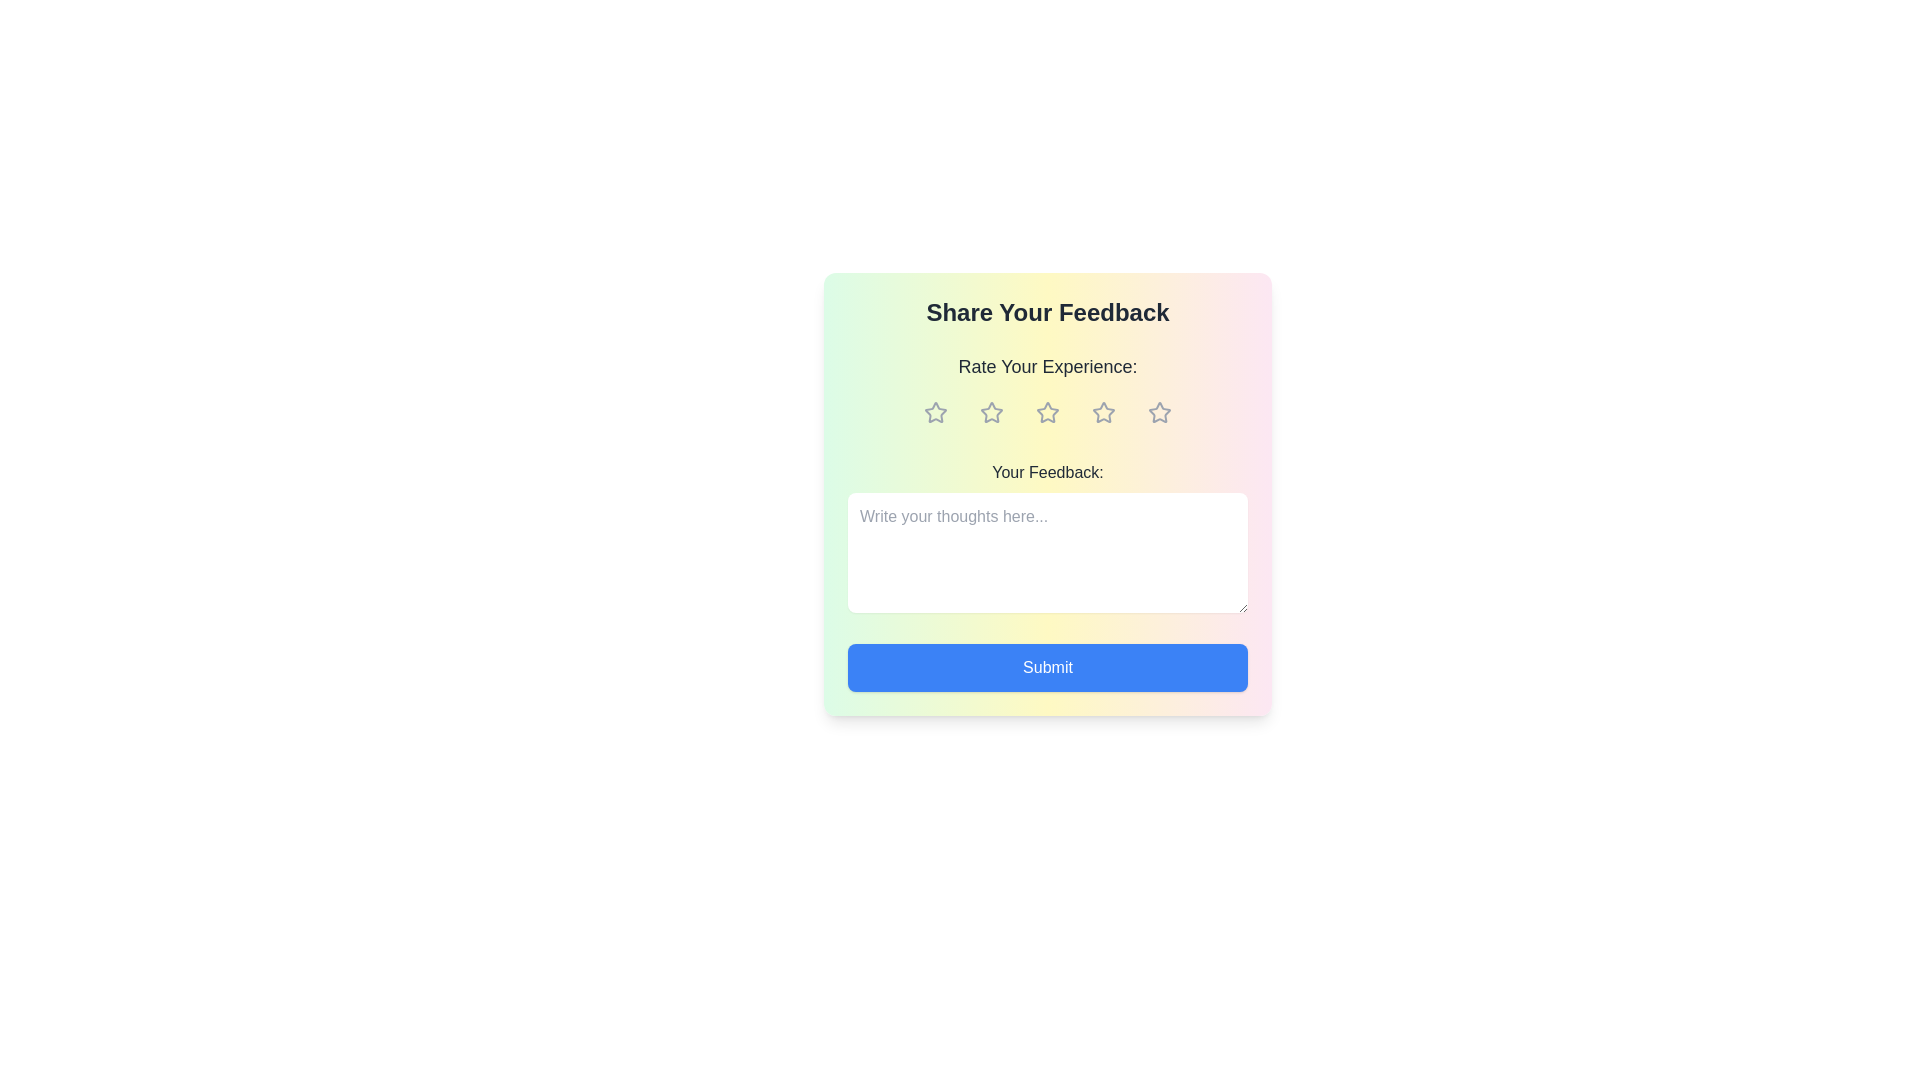 This screenshot has width=1920, height=1080. I want to click on the second star icon from the left in the horizontal row of five stars, so click(992, 411).